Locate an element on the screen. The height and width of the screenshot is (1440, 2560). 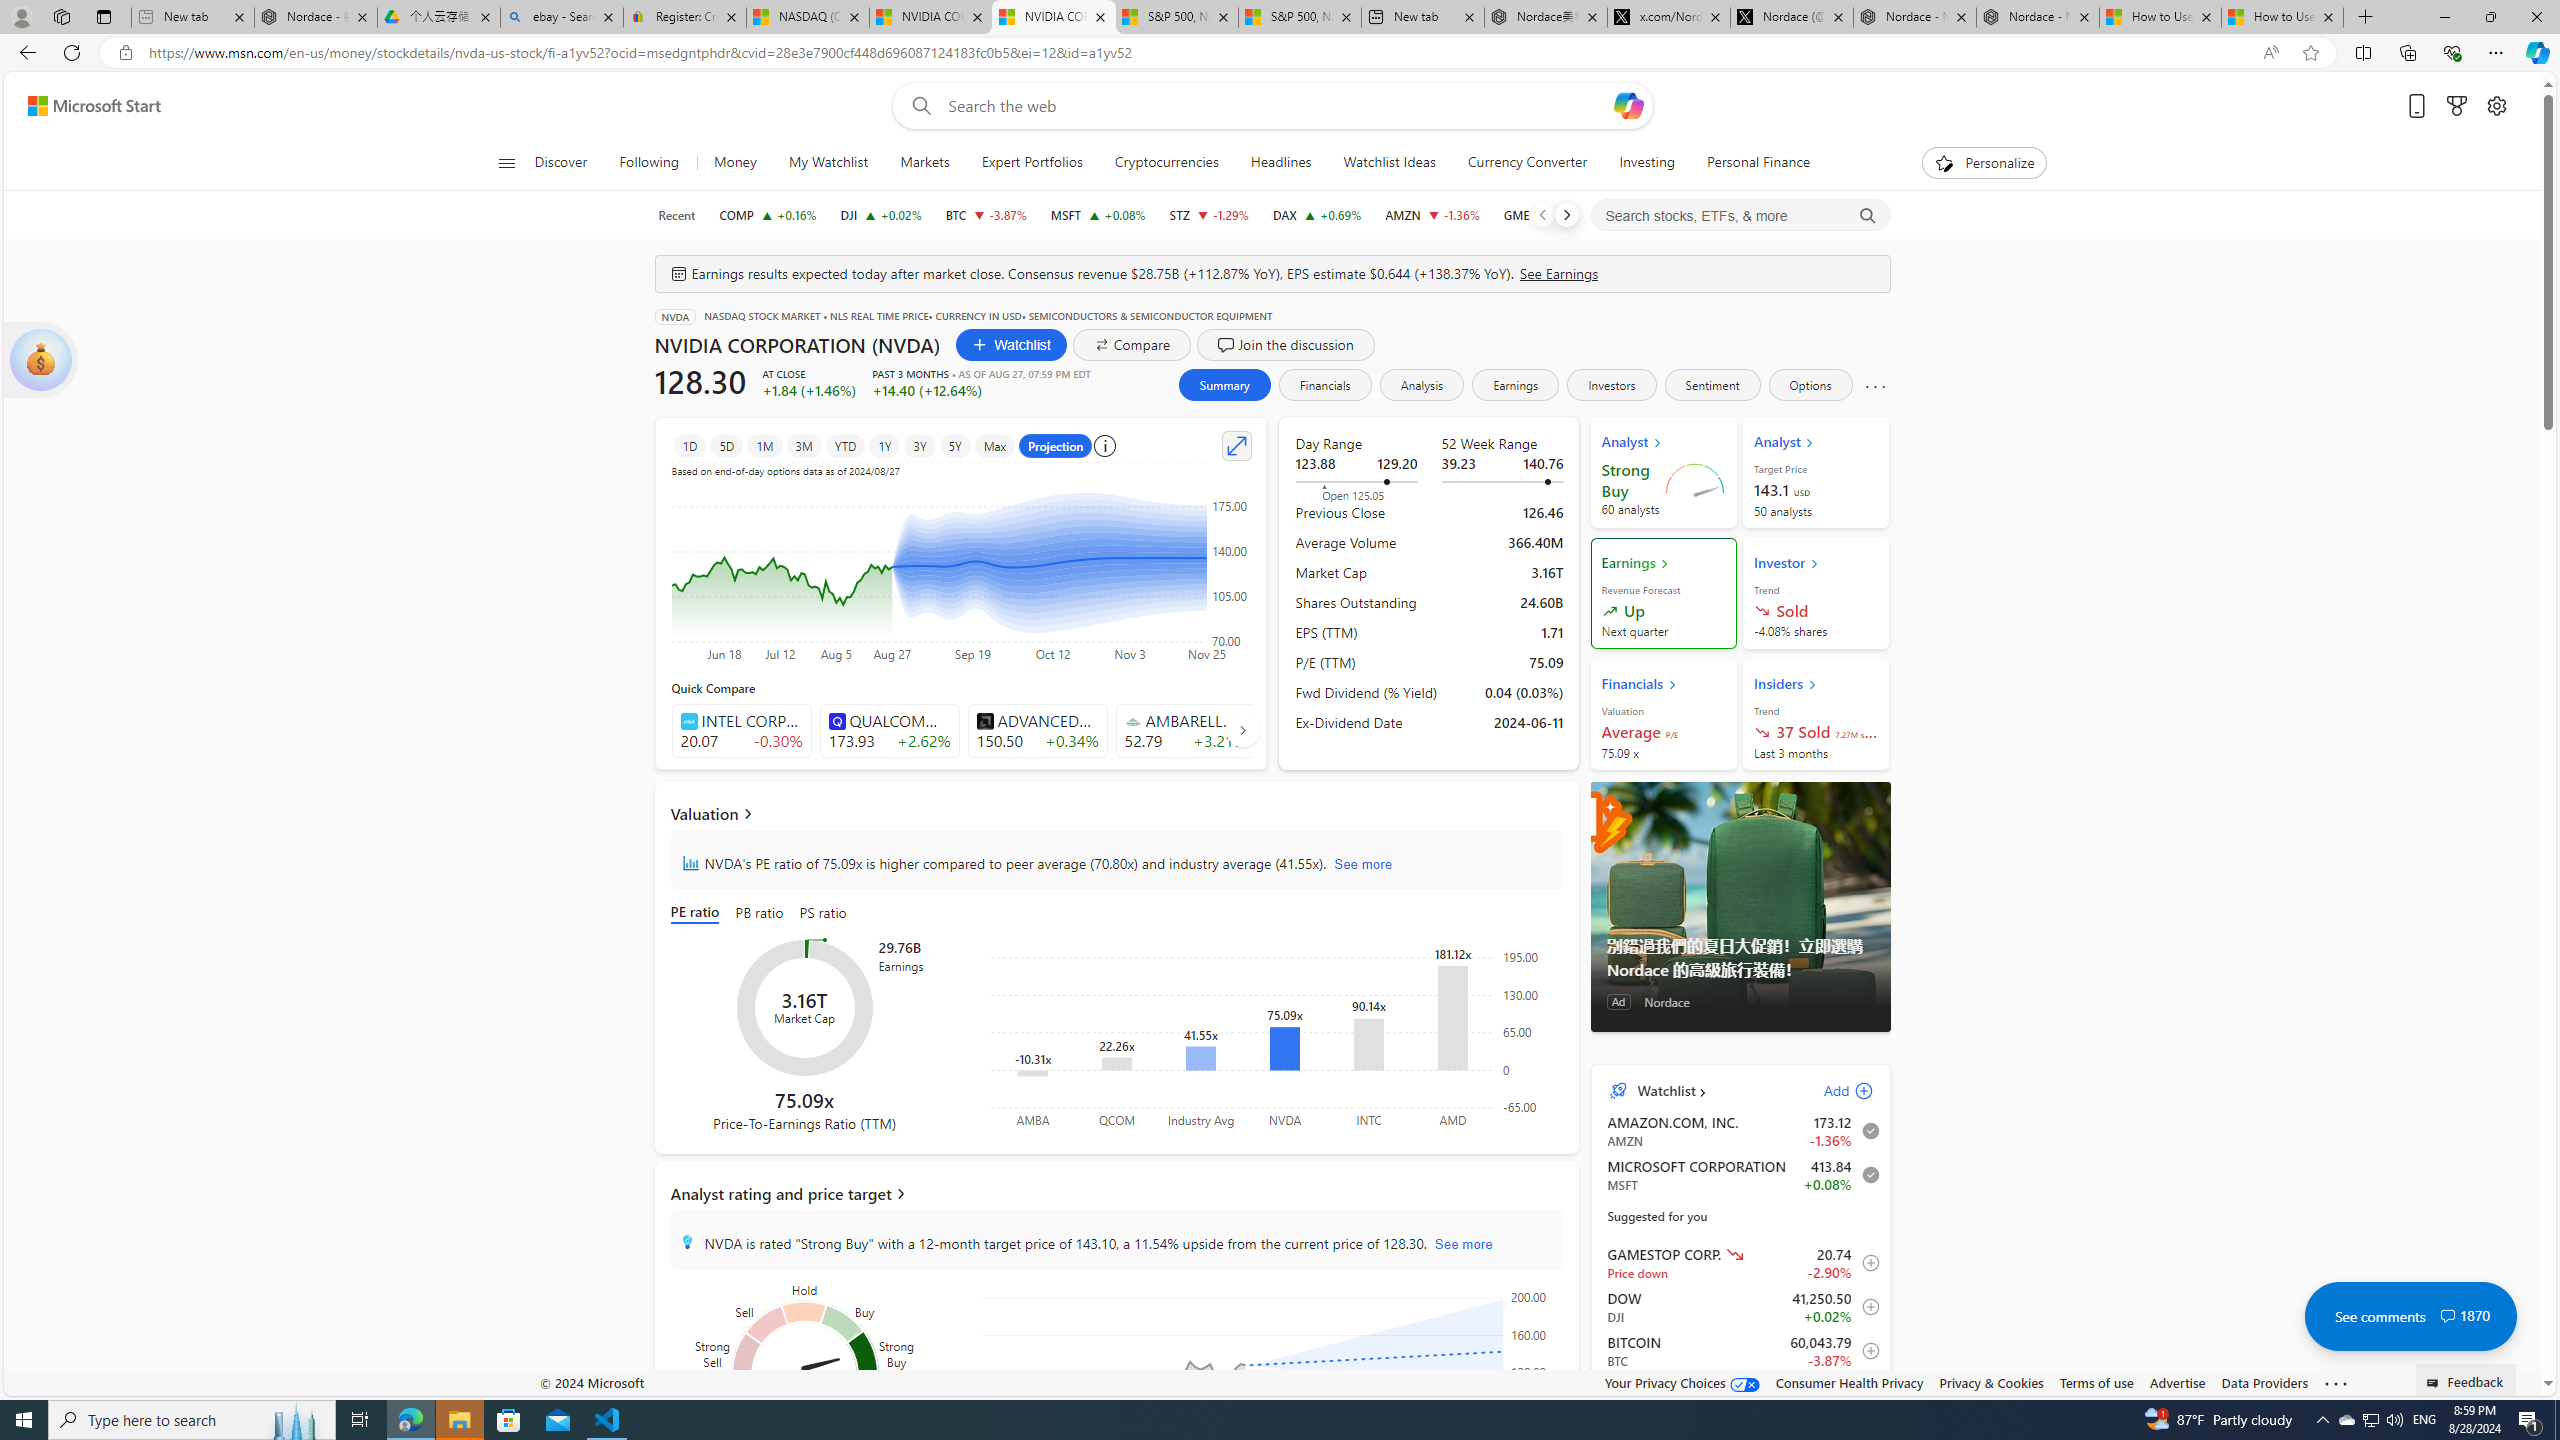
'Privacy & Cookies' is located at coordinates (1989, 1382).